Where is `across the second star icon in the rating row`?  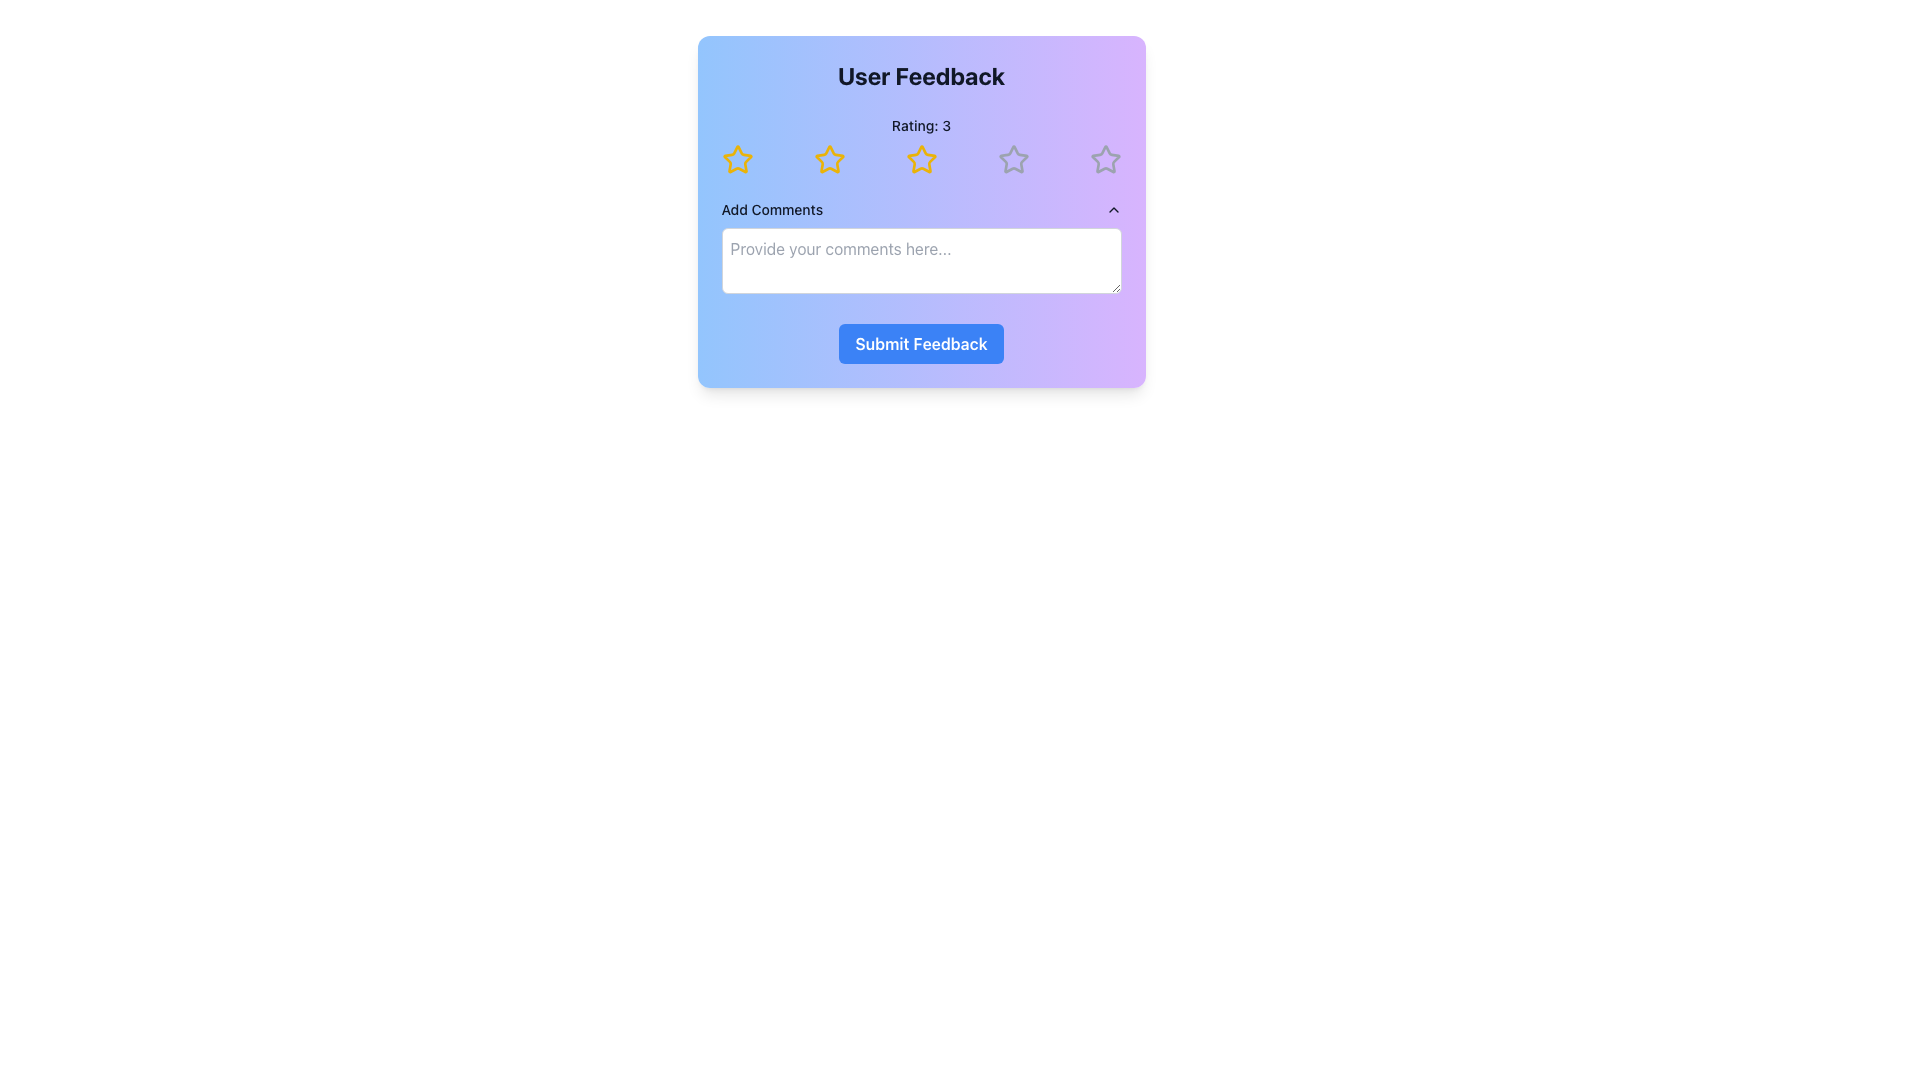
across the second star icon in the rating row is located at coordinates (829, 158).